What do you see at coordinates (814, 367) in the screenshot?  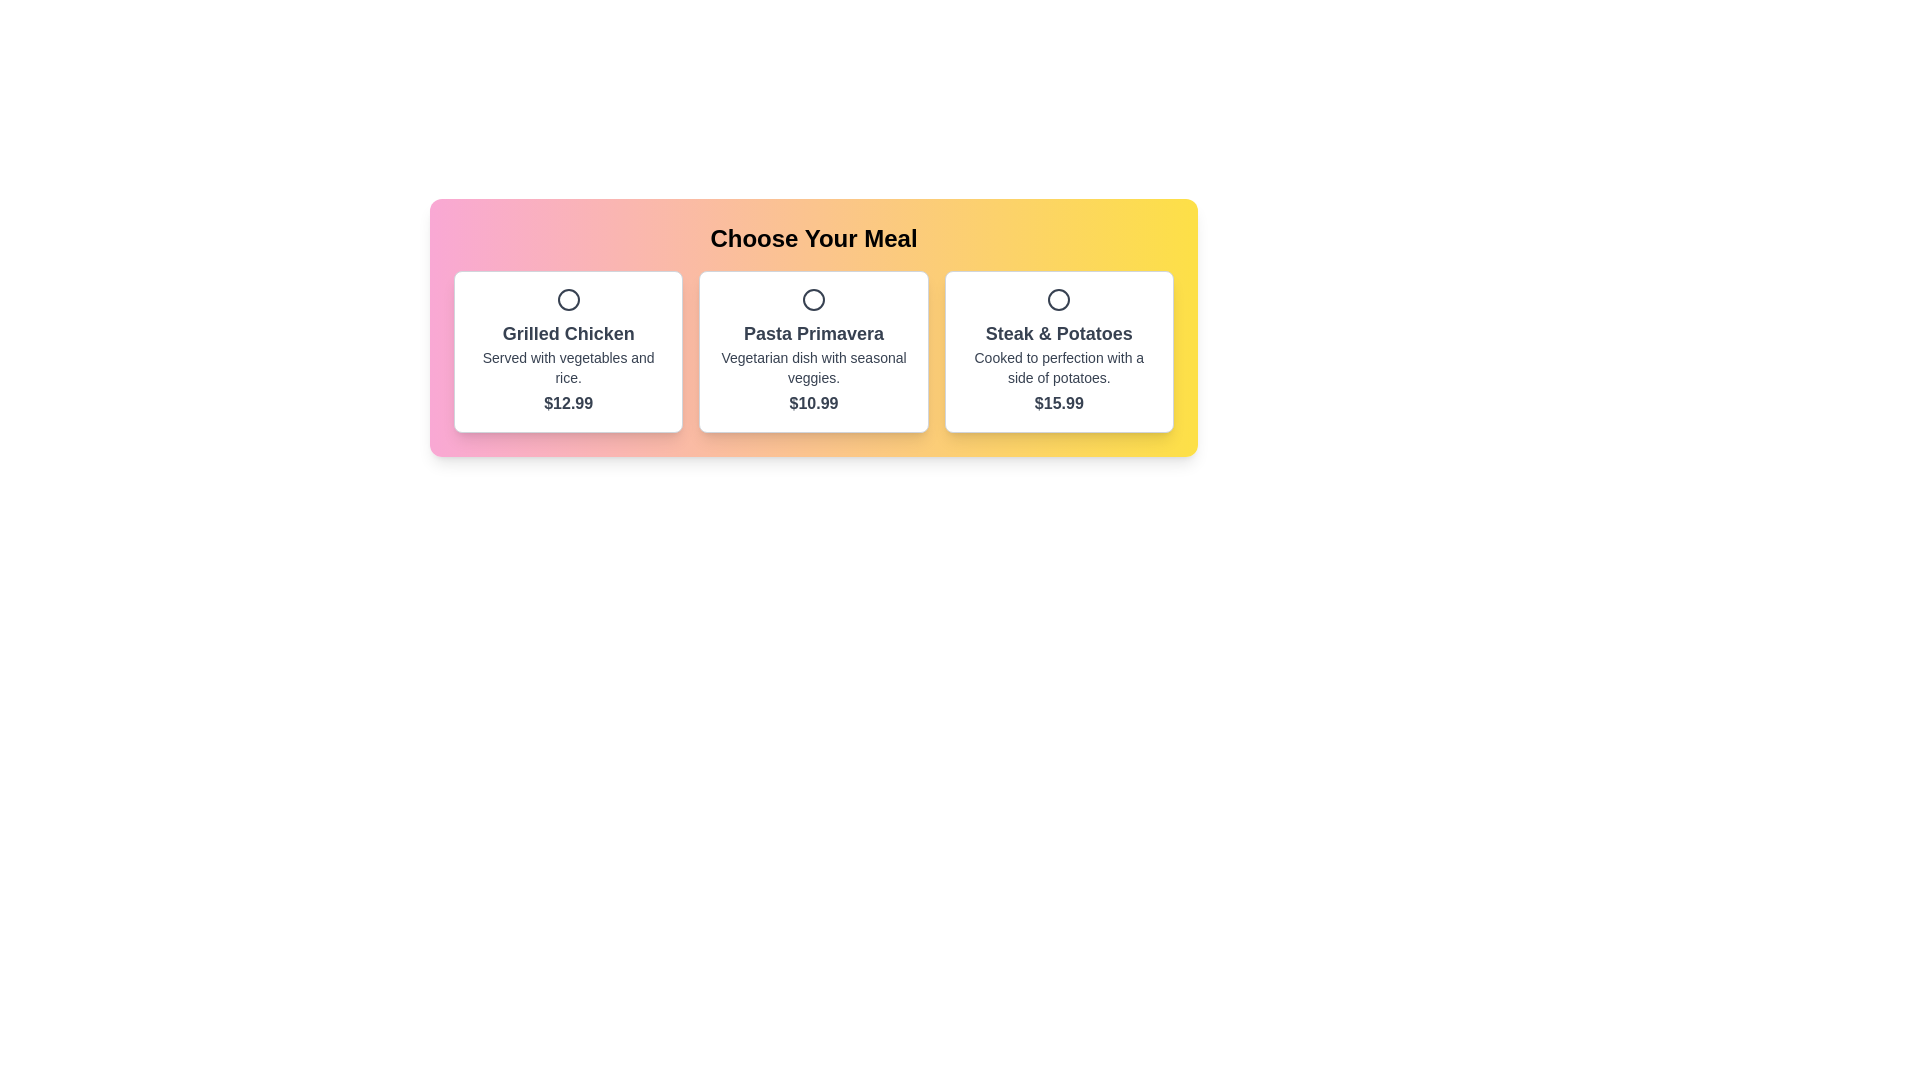 I see `the label 'Pasta Primavera' which contains the description 'Vegetarian dish with seasonal veggies.' and the price '$10.99'` at bounding box center [814, 367].